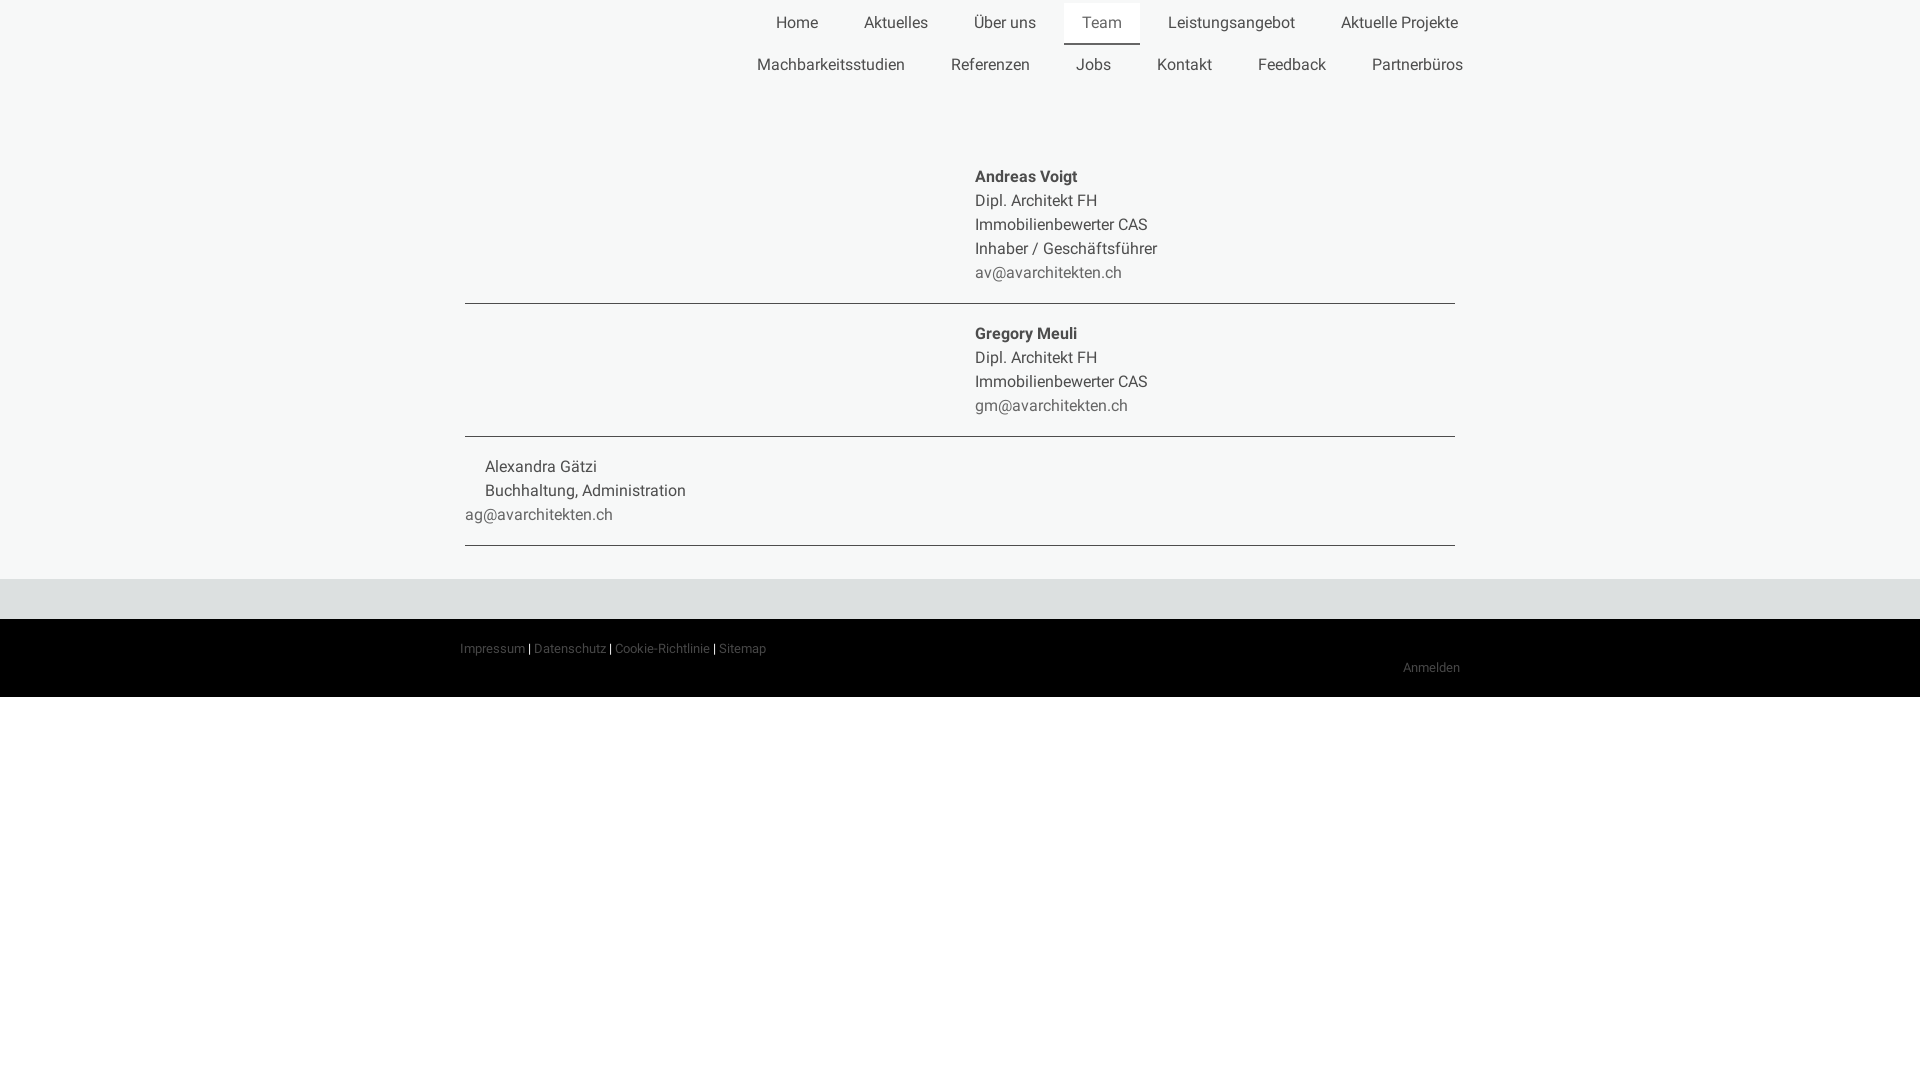 The height and width of the screenshot is (1080, 1920). What do you see at coordinates (1230, 23) in the screenshot?
I see `'Leistungsangebot'` at bounding box center [1230, 23].